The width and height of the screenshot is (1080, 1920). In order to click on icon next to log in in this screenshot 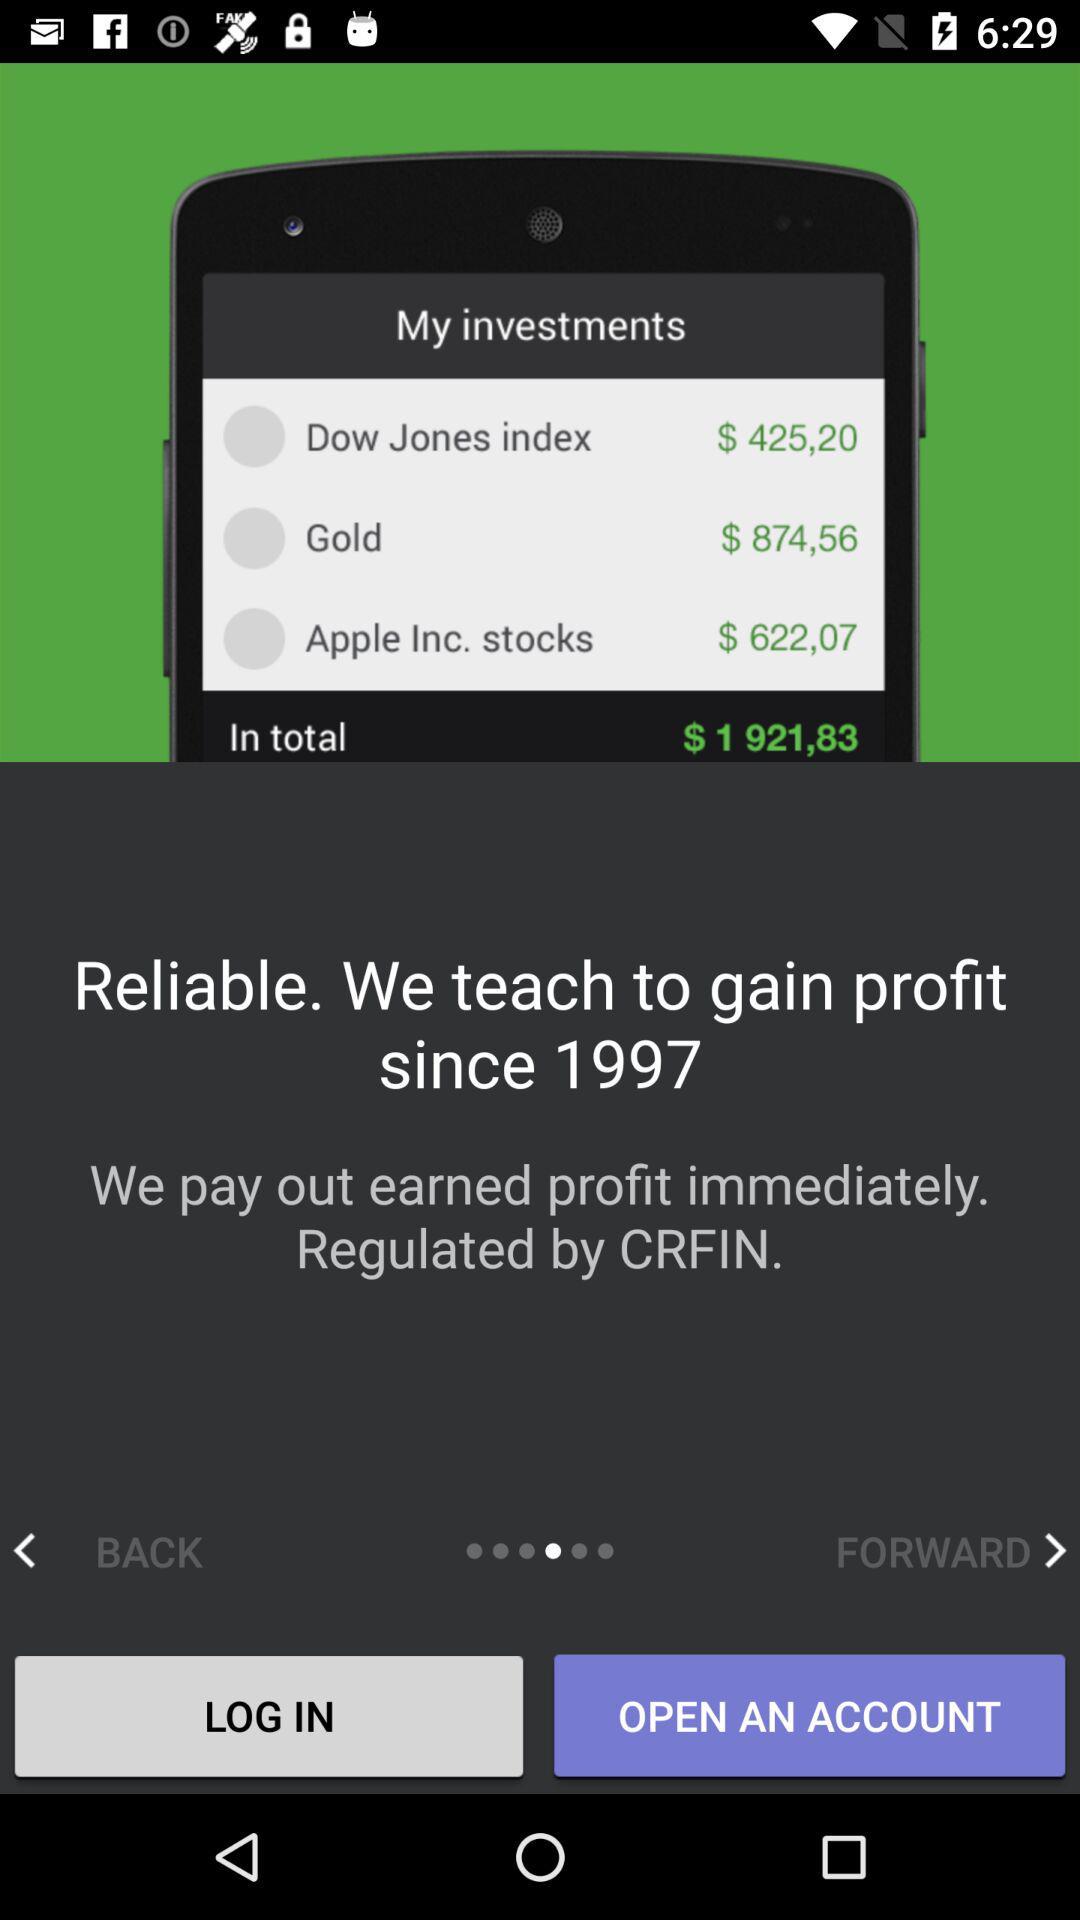, I will do `click(808, 1716)`.